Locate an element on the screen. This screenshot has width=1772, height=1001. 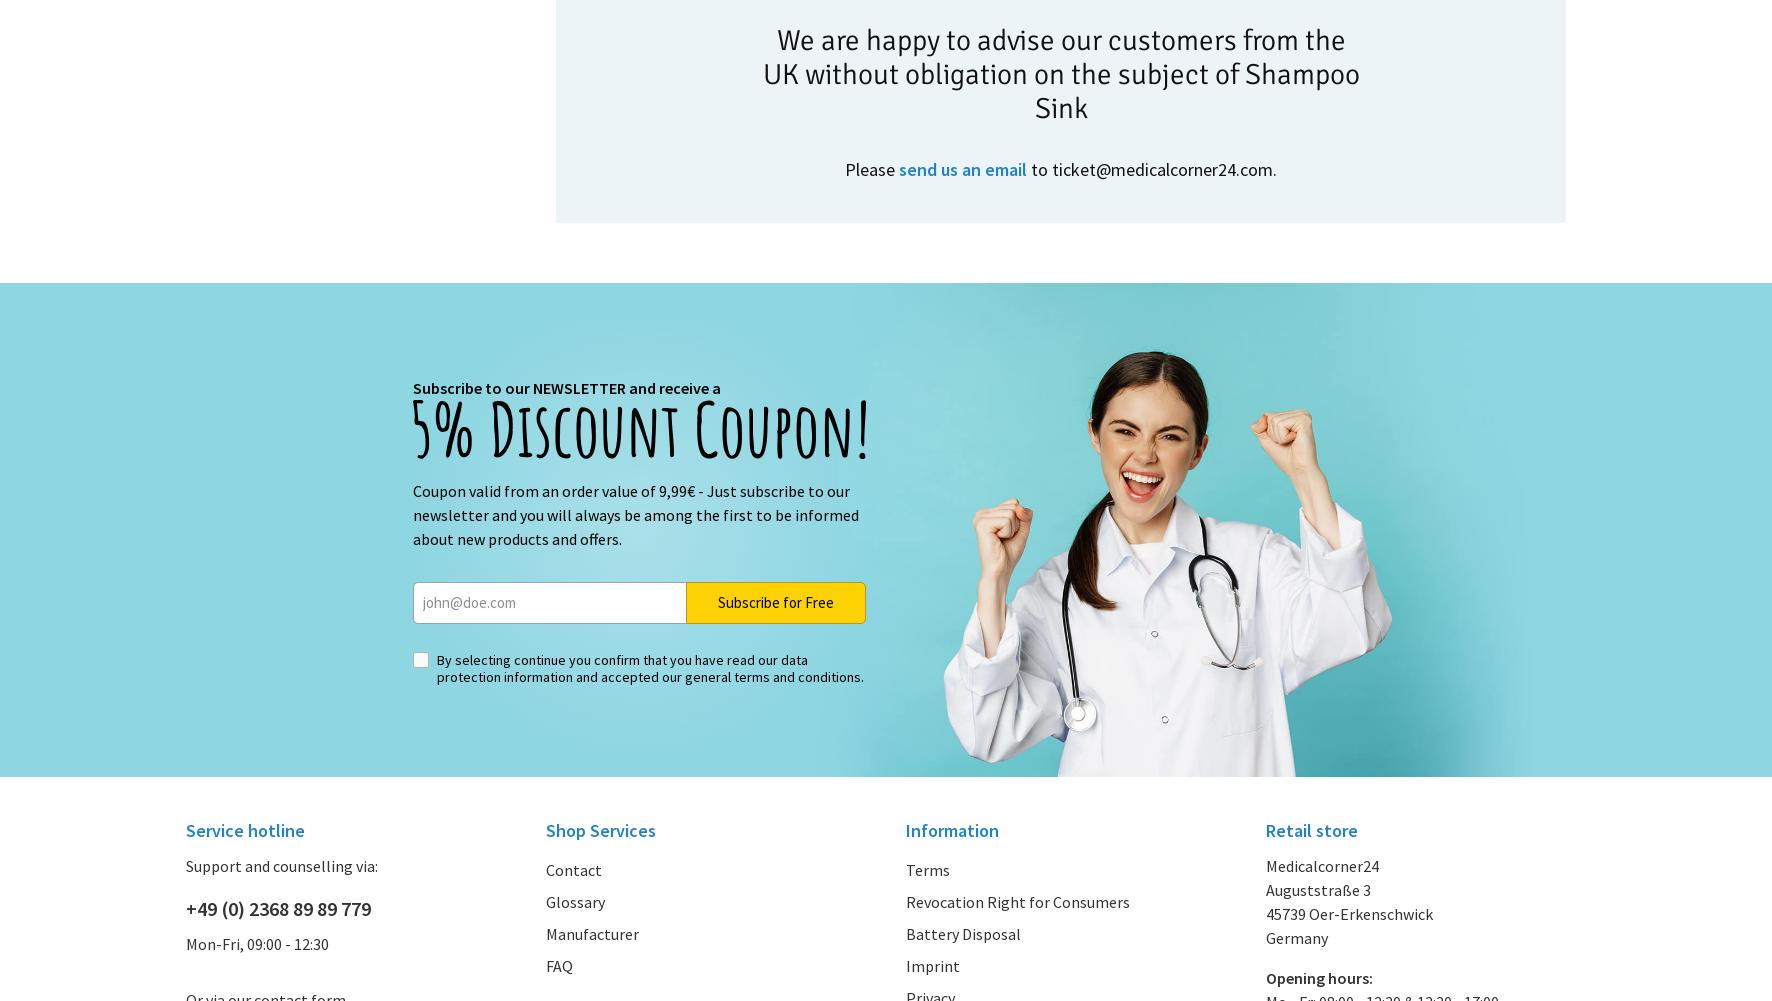
'and receive a' is located at coordinates (671, 386).